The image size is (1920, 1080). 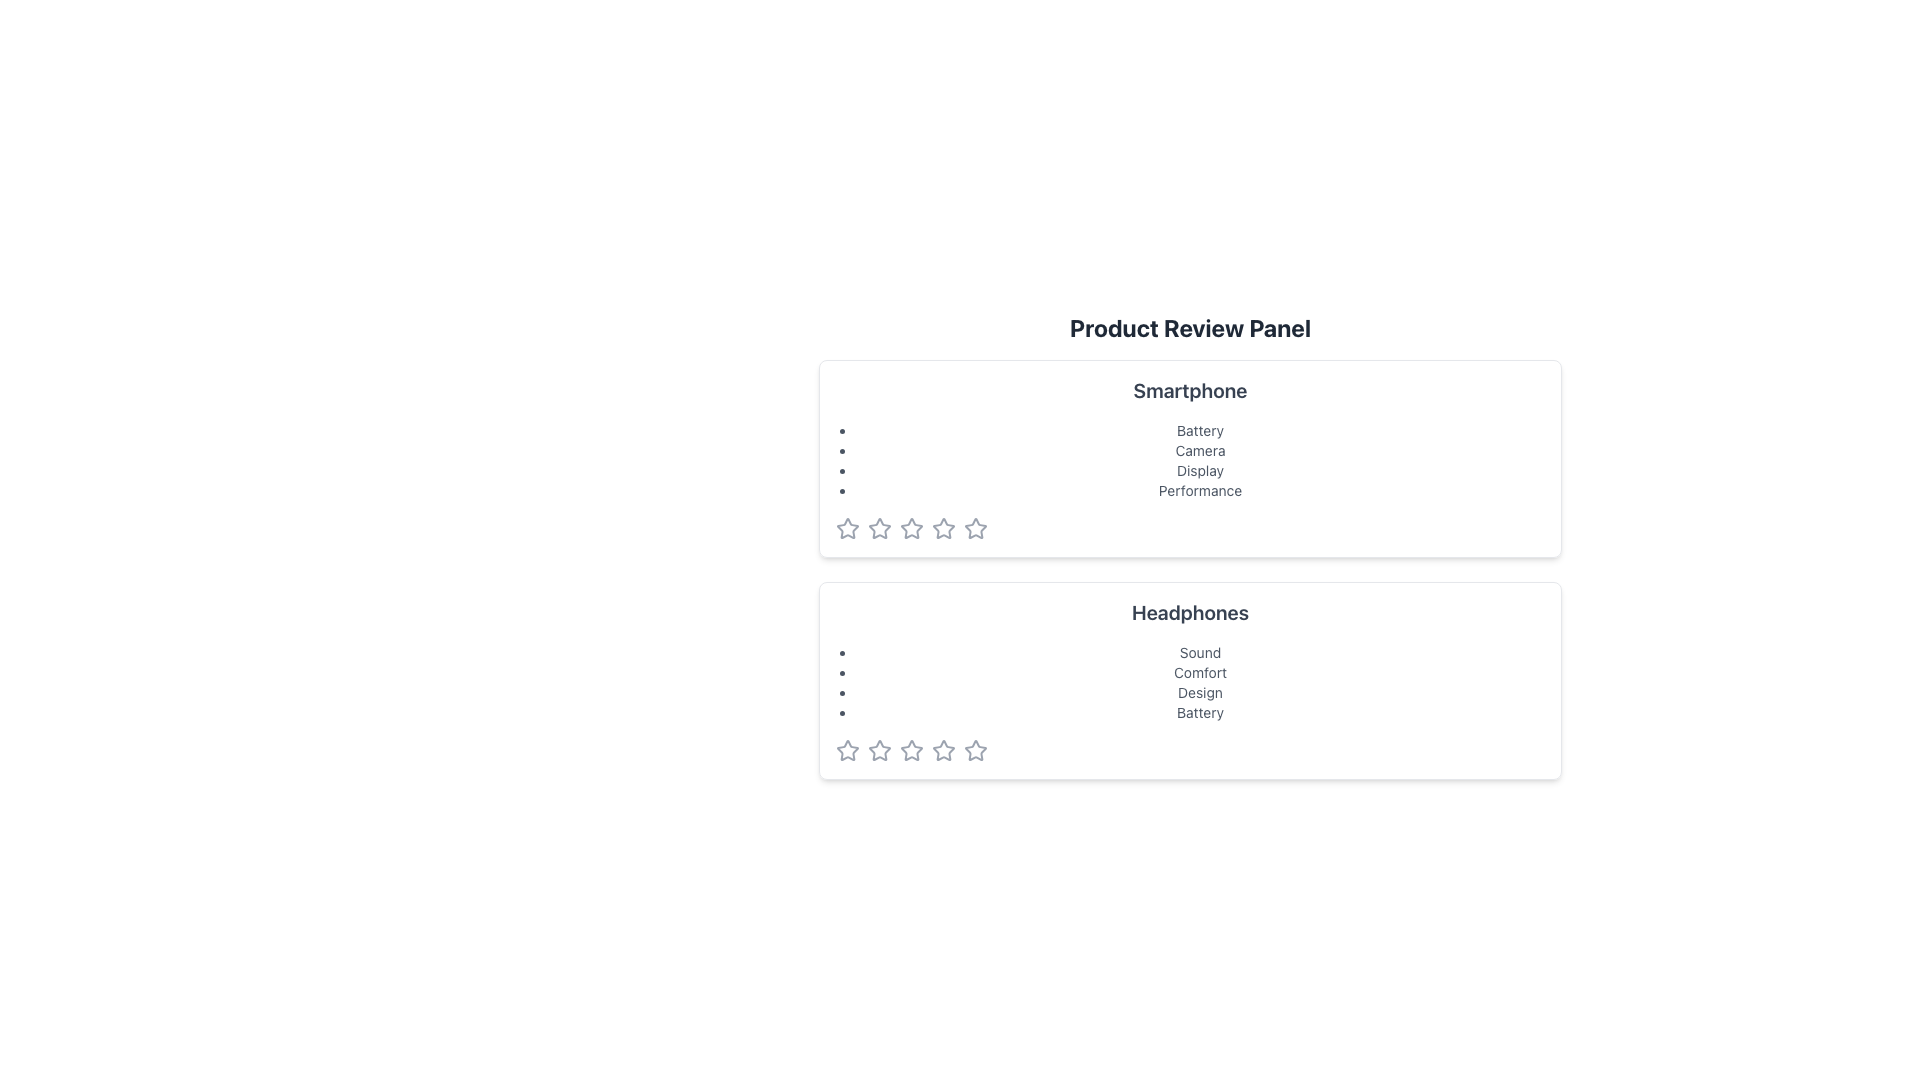 What do you see at coordinates (975, 527) in the screenshot?
I see `the fifth rating star in the rating panel below the 'Smartphone' heading` at bounding box center [975, 527].